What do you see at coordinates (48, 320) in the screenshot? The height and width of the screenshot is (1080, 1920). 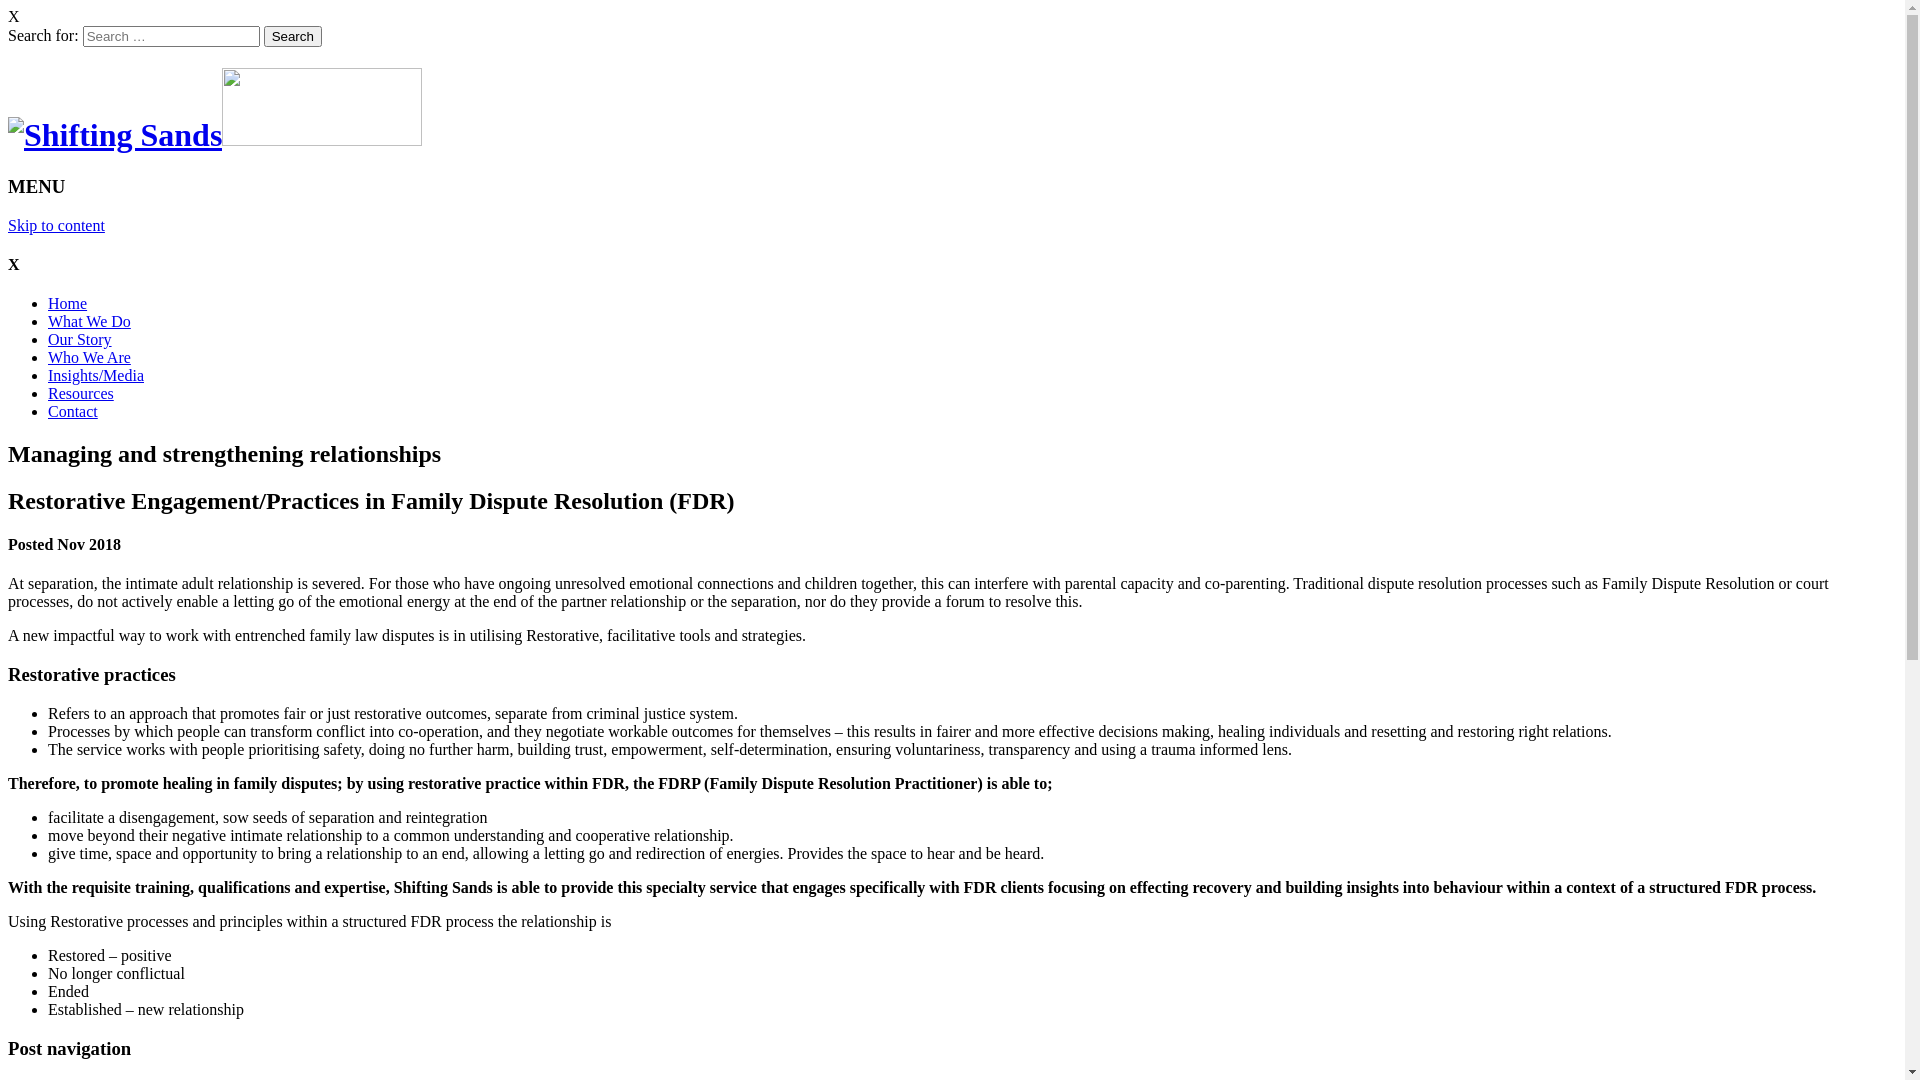 I see `'What We Do'` at bounding box center [48, 320].